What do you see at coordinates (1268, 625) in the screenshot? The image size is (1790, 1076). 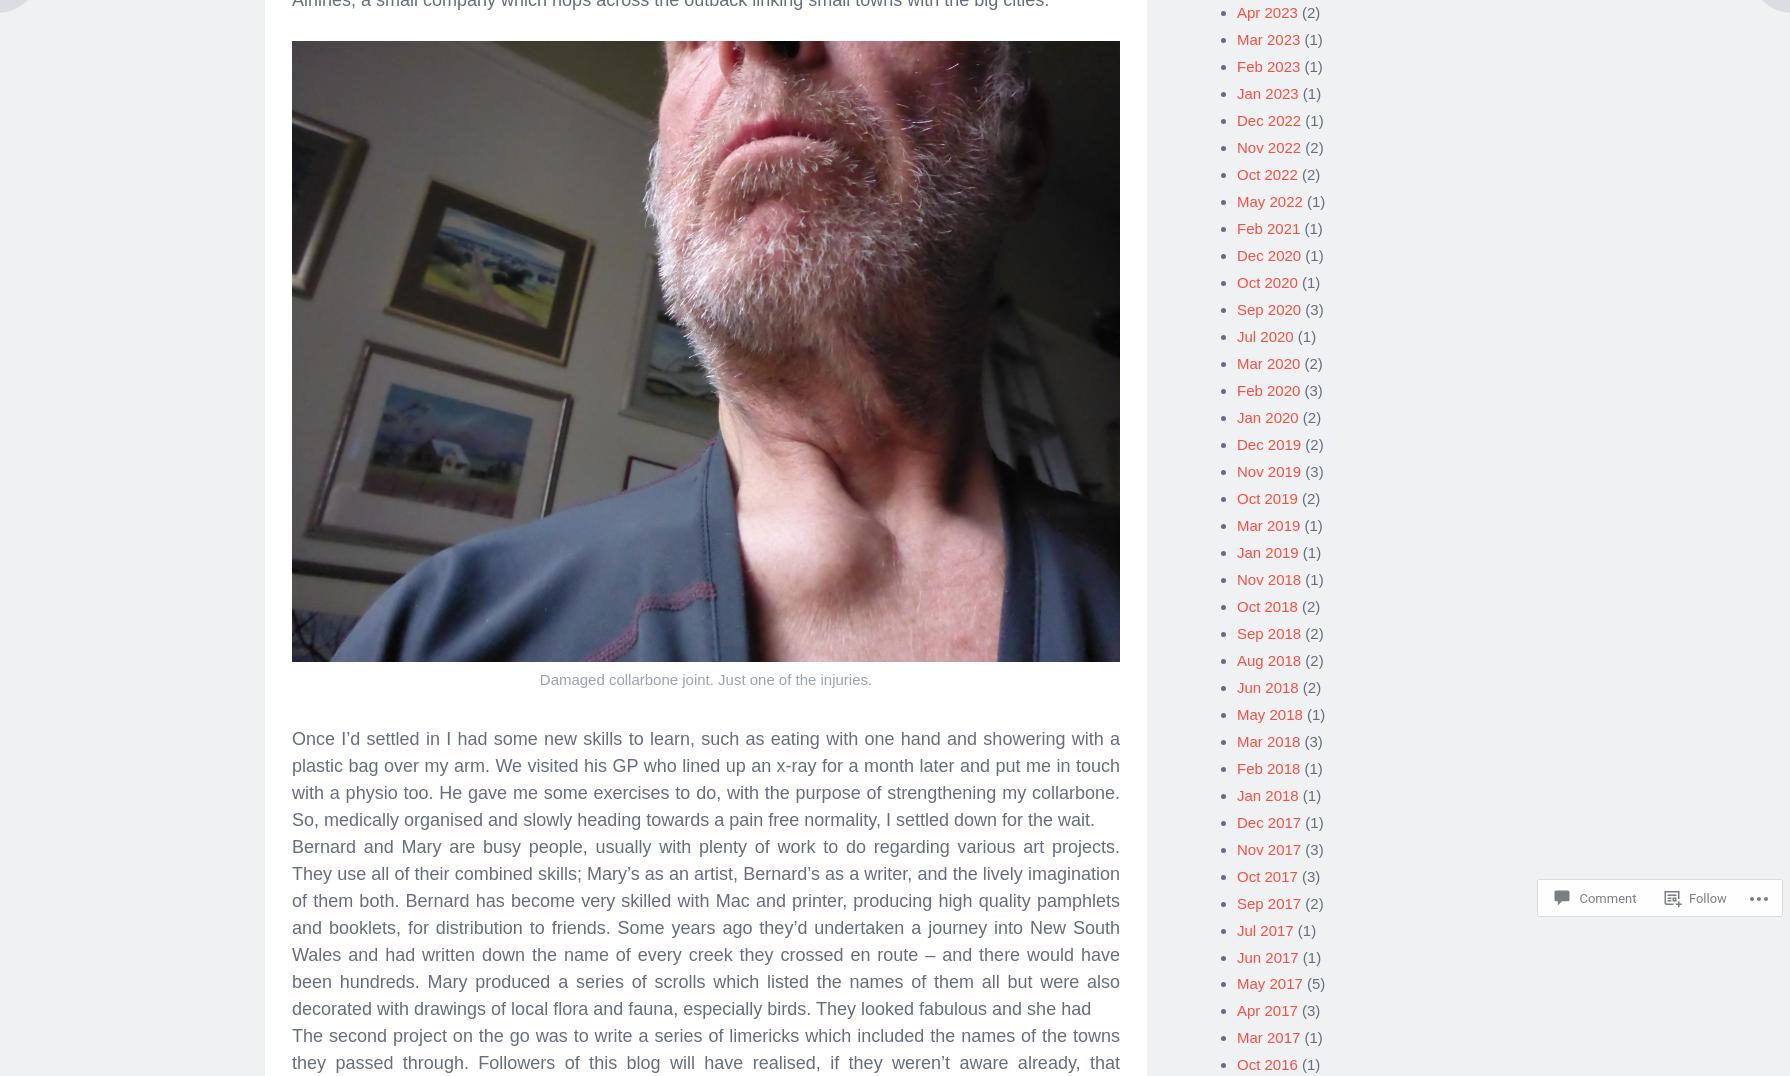 I see `'Sep 2018'` at bounding box center [1268, 625].